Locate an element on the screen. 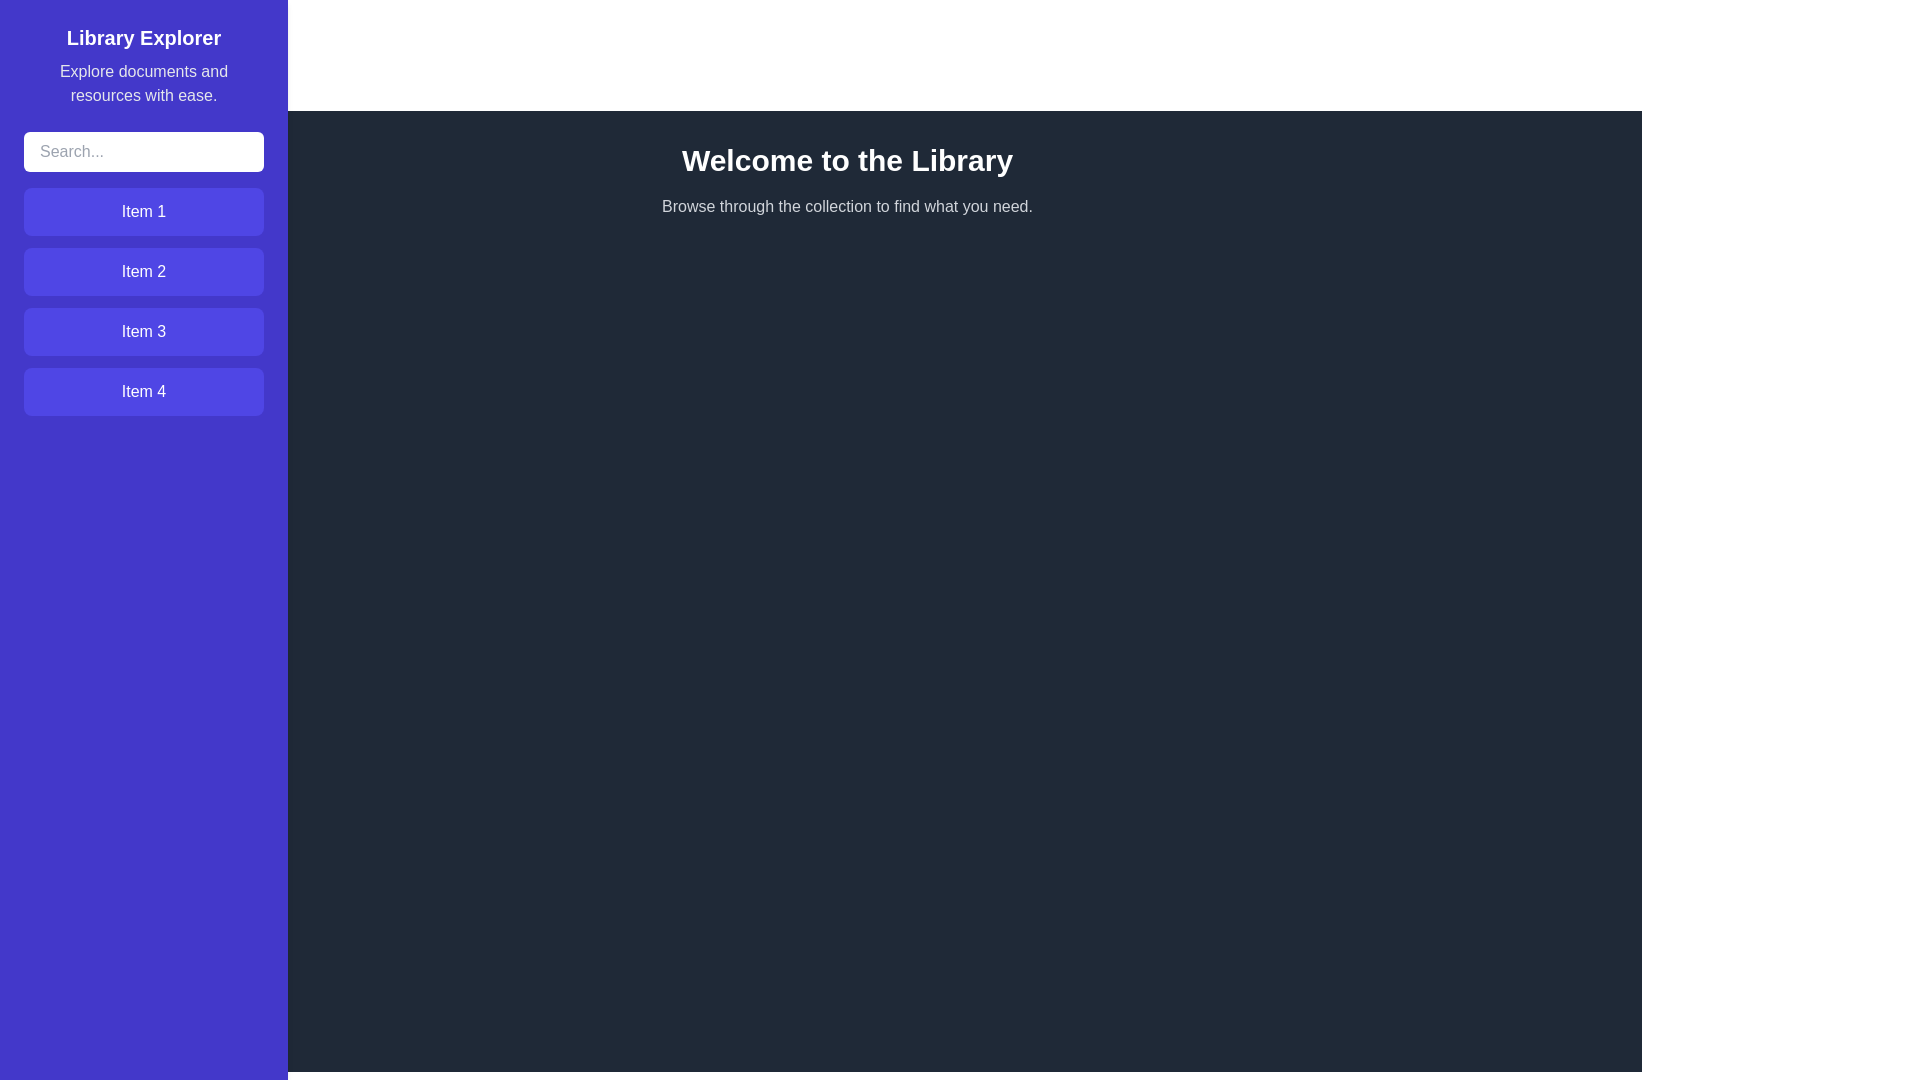 The image size is (1920, 1080). the menu item Item 2 to see its hover effect is located at coordinates (143, 272).